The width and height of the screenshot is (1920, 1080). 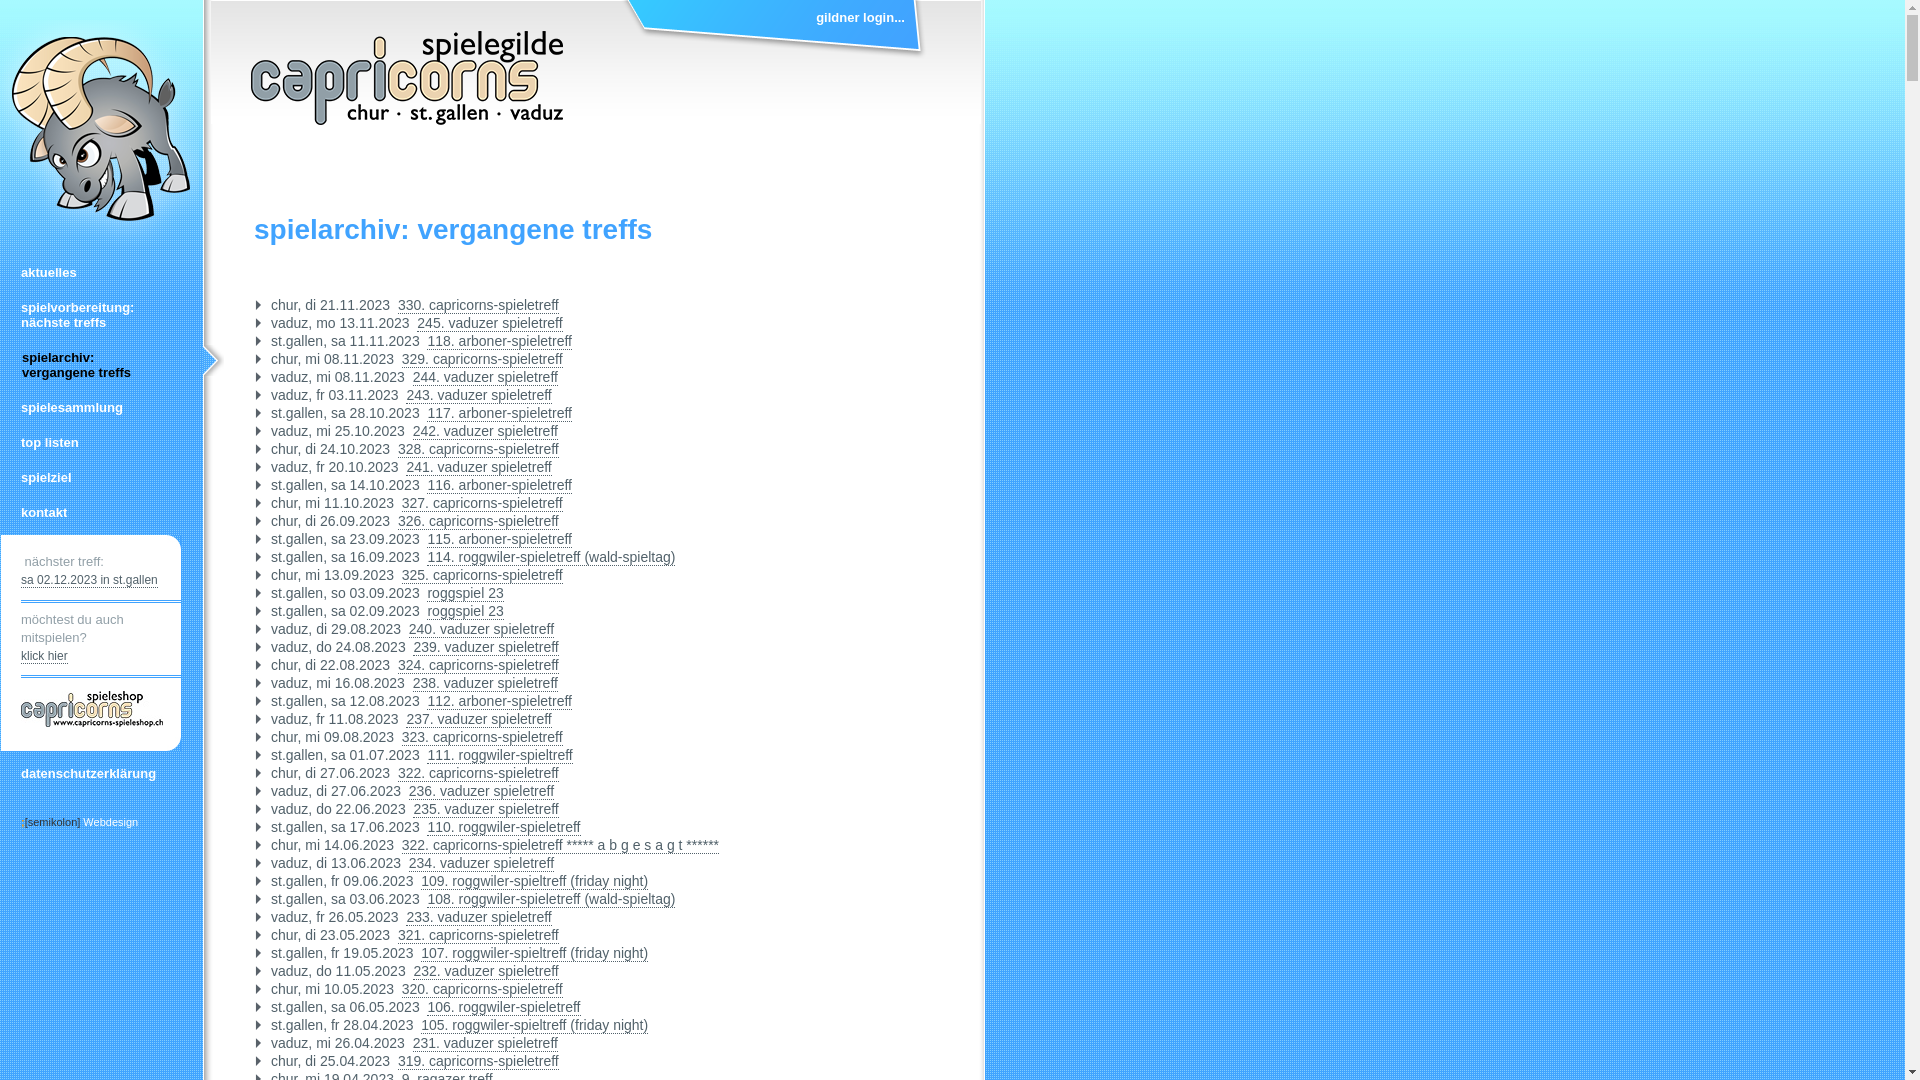 I want to click on '240. vaduzer spieletreff', so click(x=481, y=628).